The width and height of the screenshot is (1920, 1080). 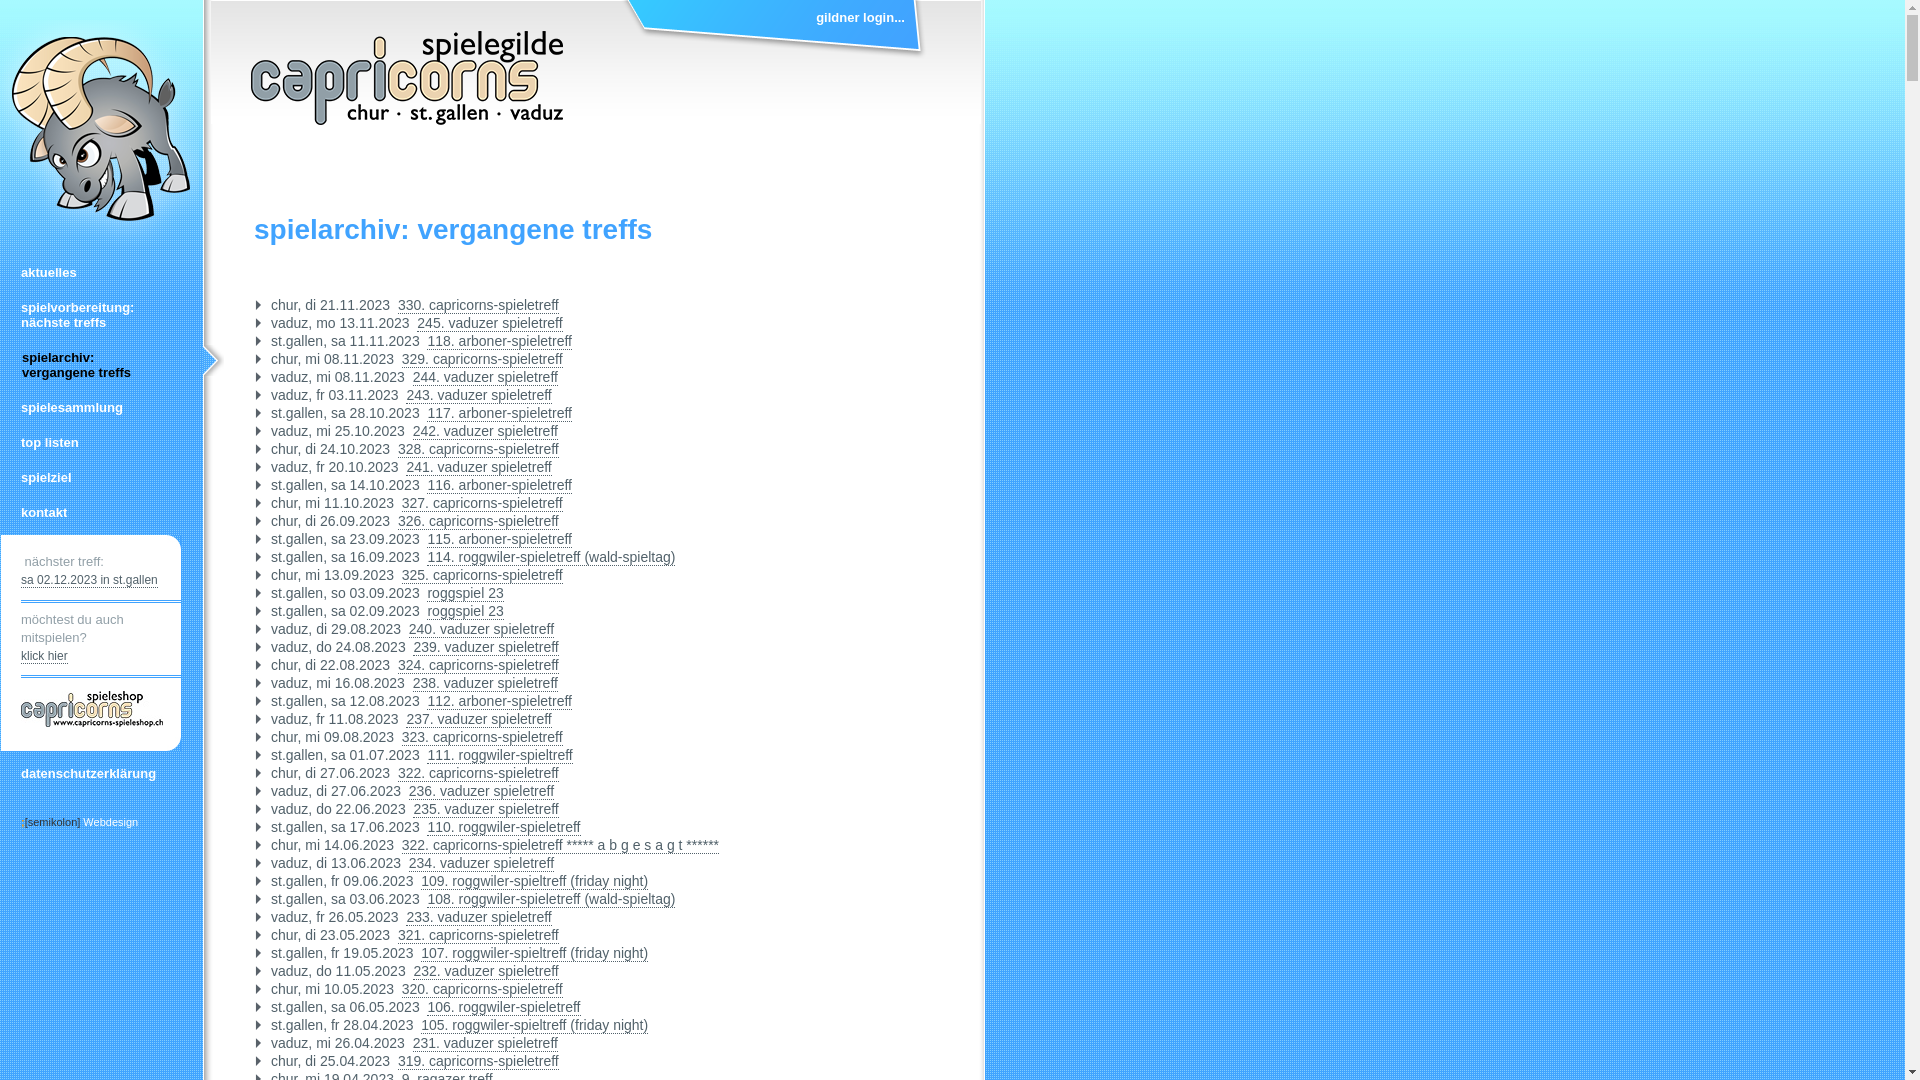 I want to click on '240. vaduzer spieletreff', so click(x=481, y=628).